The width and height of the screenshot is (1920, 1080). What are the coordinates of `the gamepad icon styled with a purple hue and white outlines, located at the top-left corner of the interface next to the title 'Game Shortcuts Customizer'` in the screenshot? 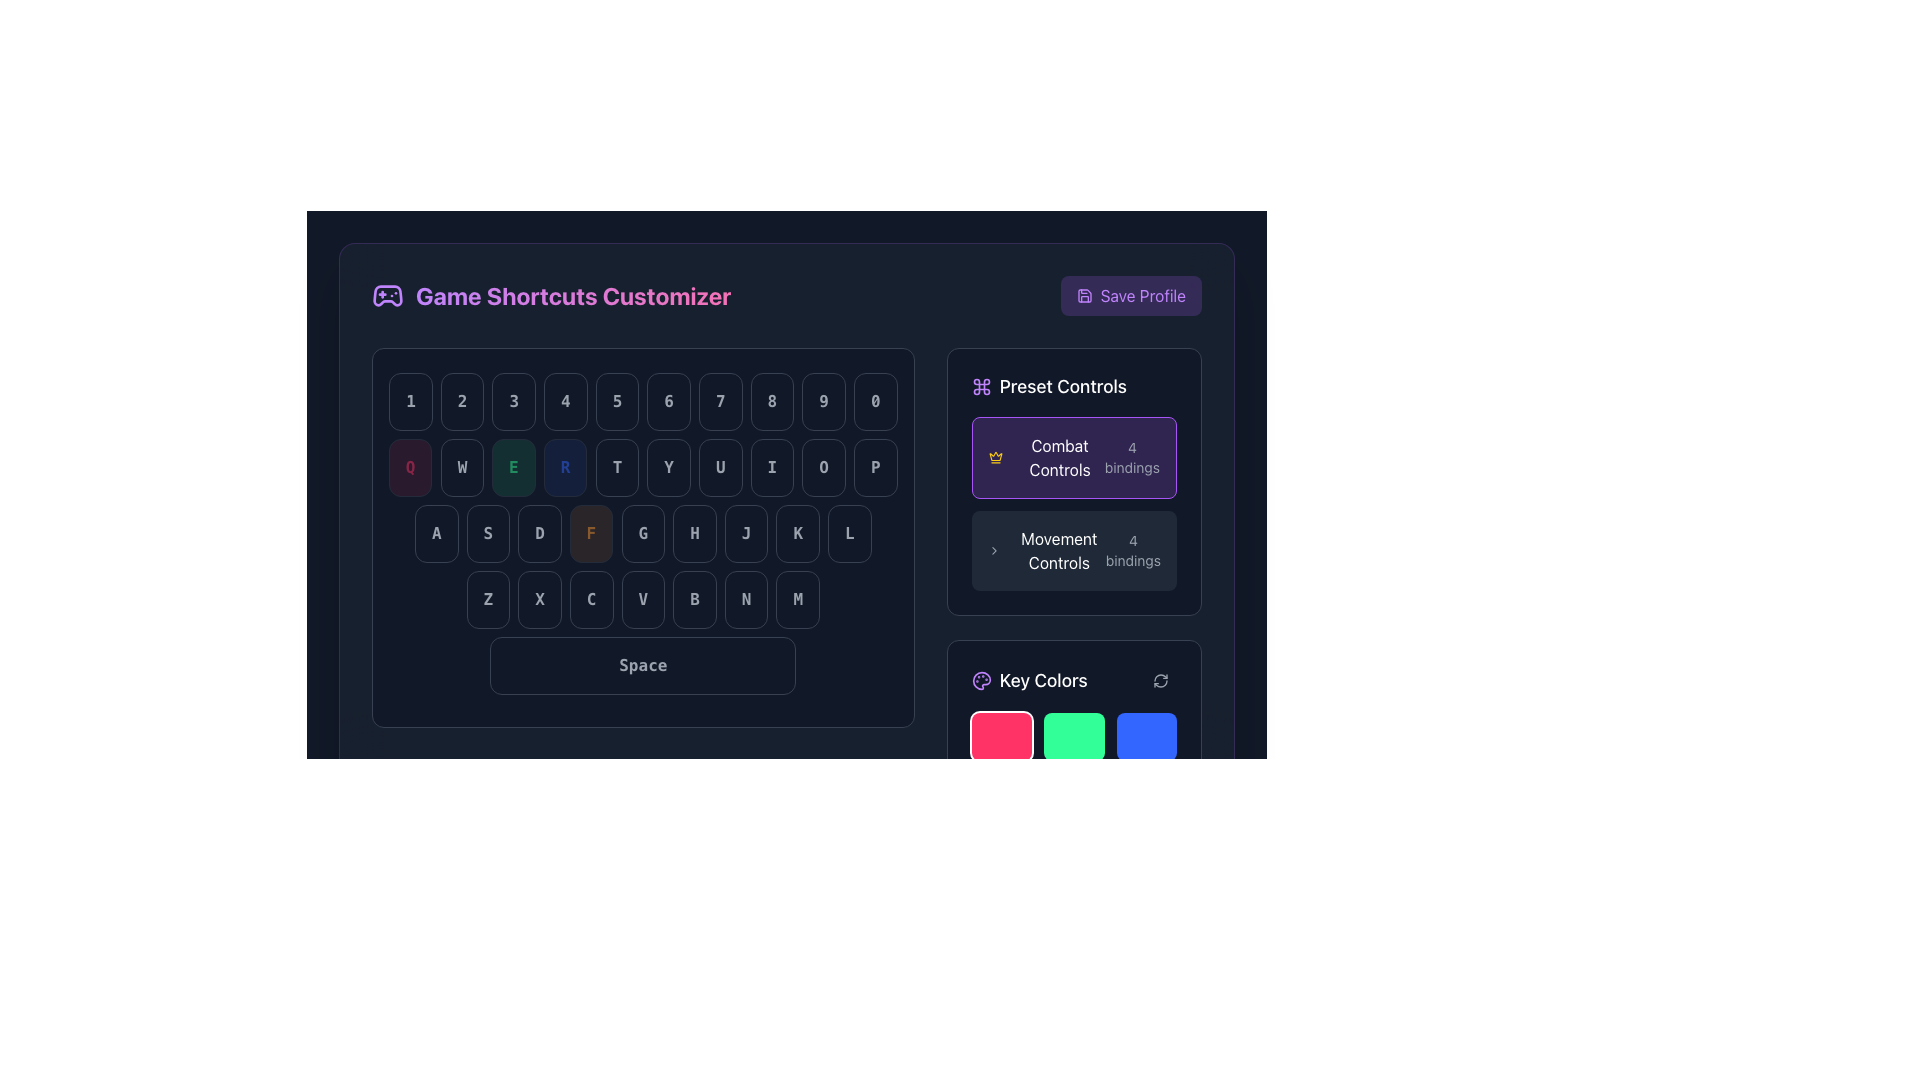 It's located at (388, 296).